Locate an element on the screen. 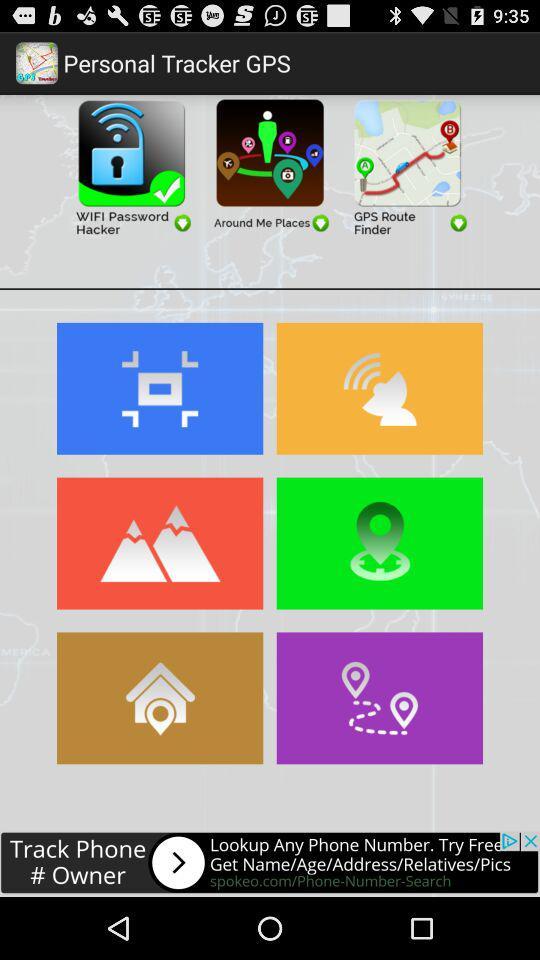  gps route finder is located at coordinates (406, 164).